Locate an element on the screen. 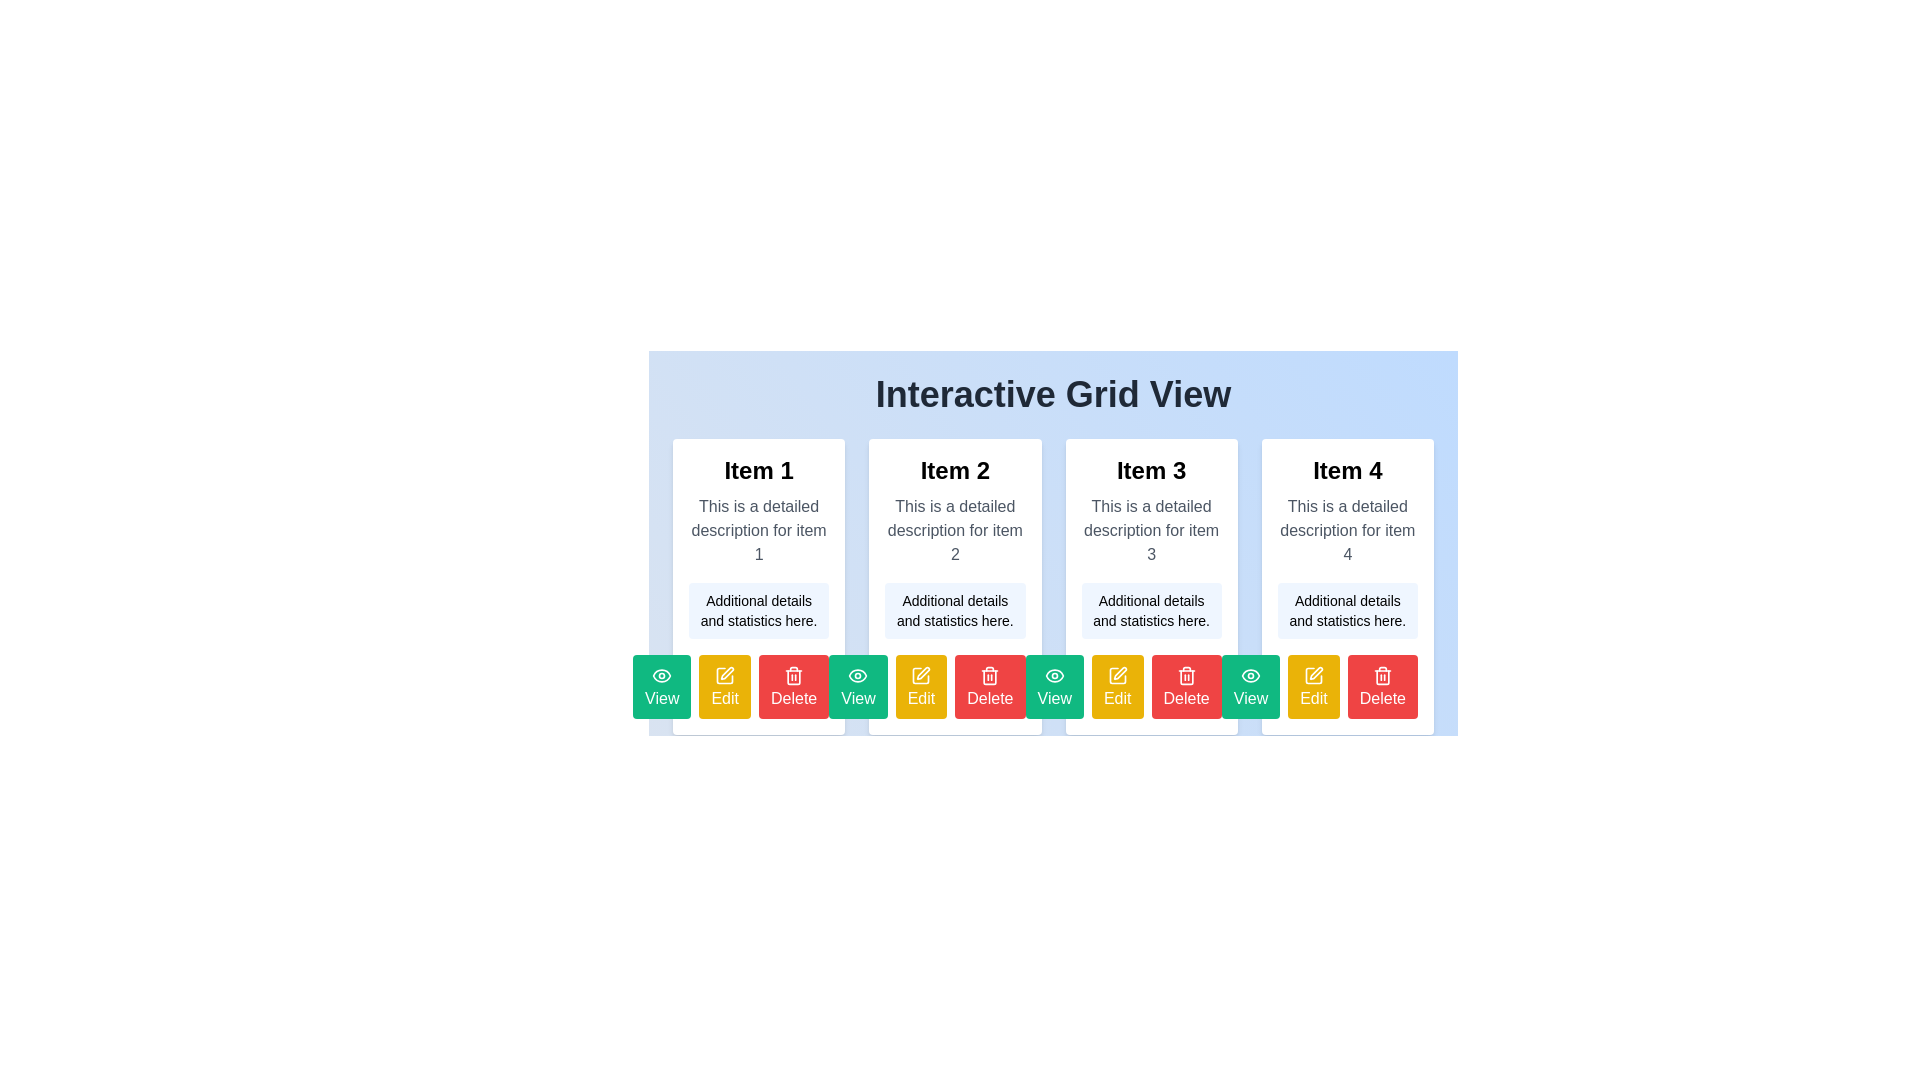 The width and height of the screenshot is (1920, 1080). the second card item in the grid layout that displays information and statistics related to 'Item 2', positioned between 'Item 1' and 'Item 3' is located at coordinates (954, 585).